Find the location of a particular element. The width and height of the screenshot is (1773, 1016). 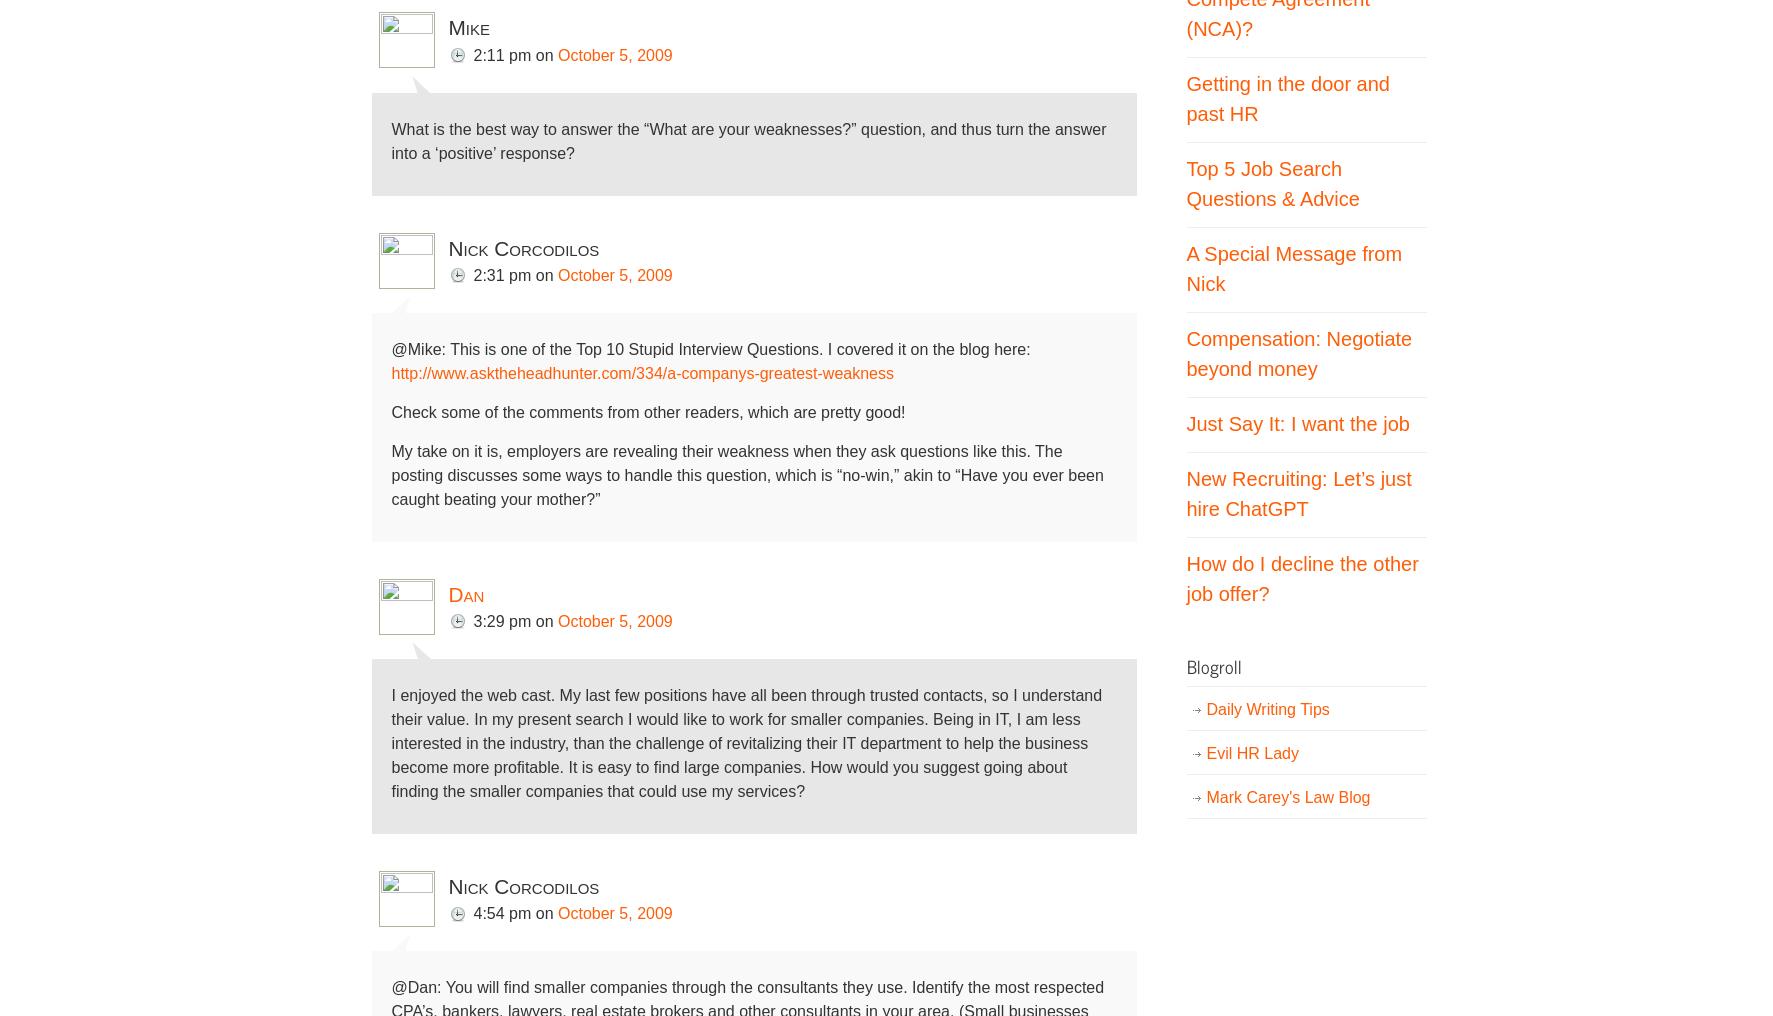

'http://www.asktheheadhunter.com/334/a-companys-greatest-weakness' is located at coordinates (390, 372).